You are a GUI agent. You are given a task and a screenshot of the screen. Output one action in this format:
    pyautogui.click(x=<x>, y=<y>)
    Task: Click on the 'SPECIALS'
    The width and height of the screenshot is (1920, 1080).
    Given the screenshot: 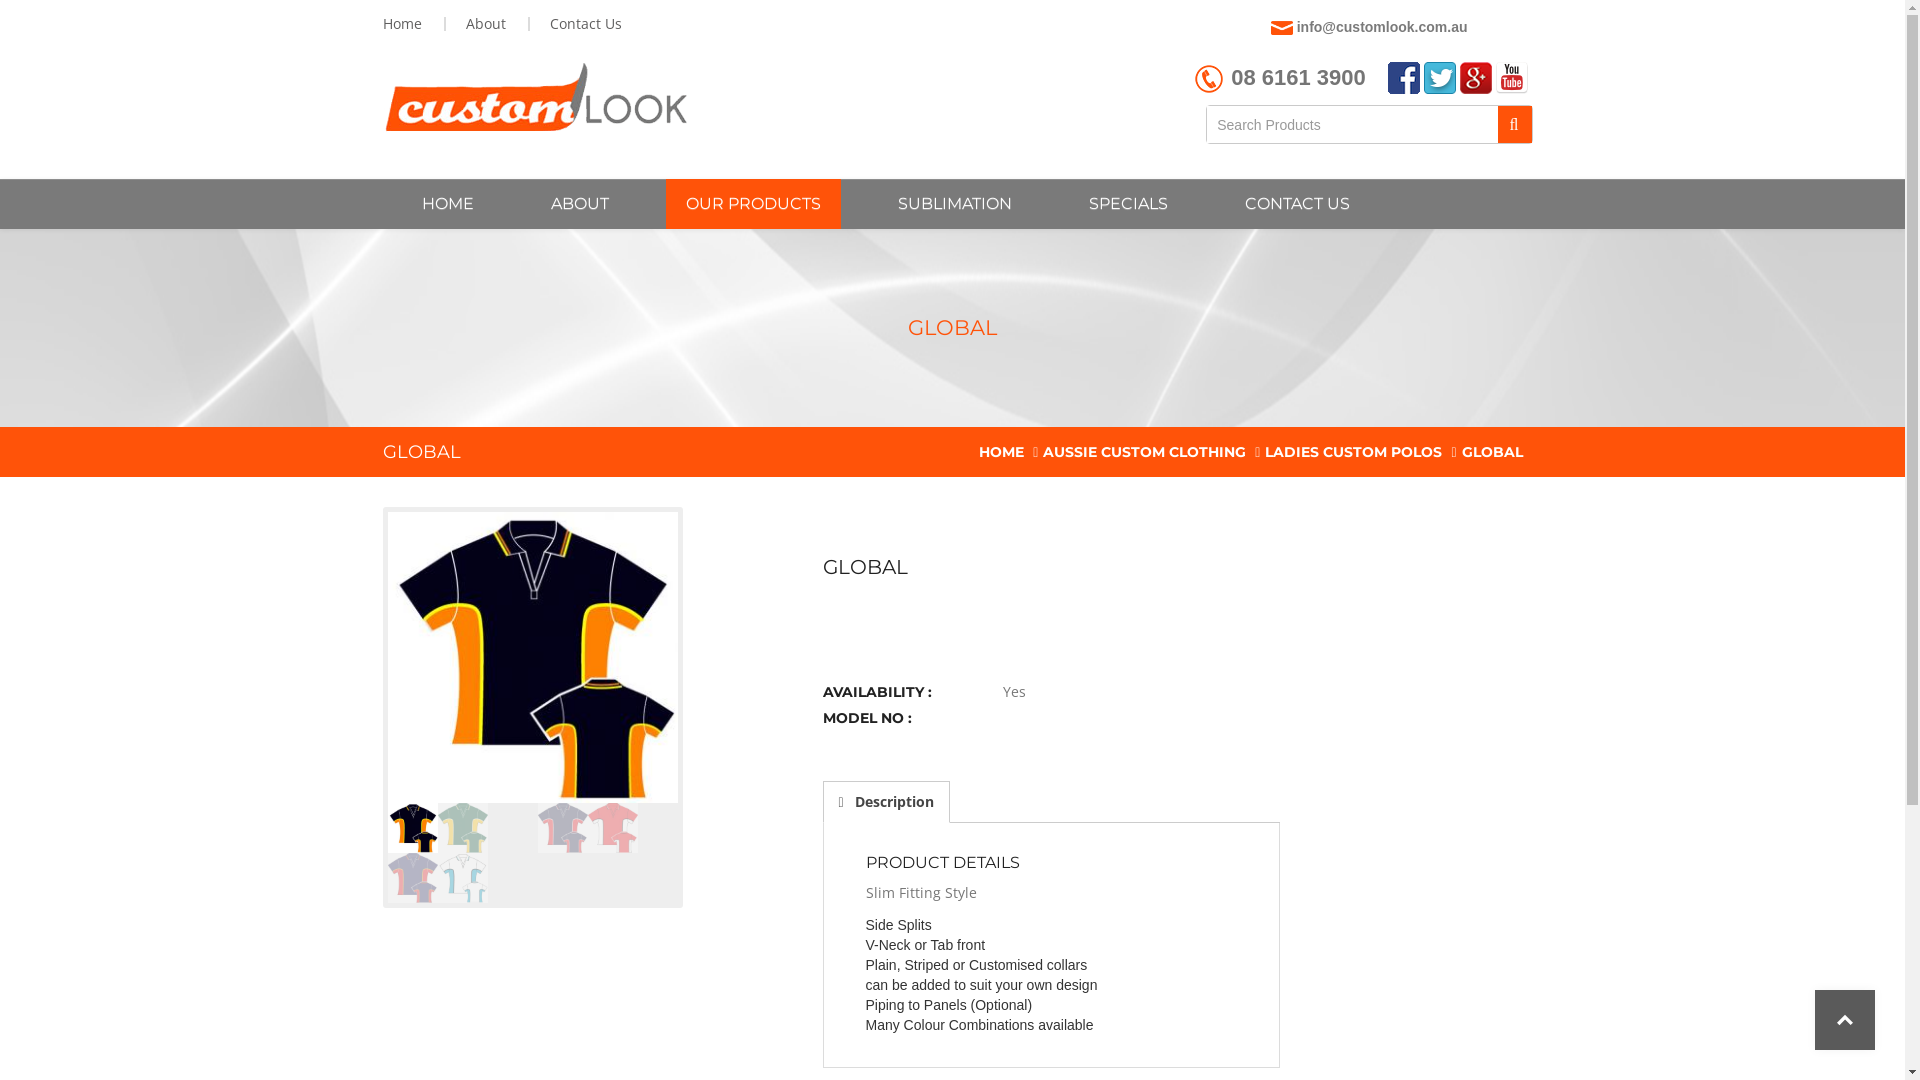 What is the action you would take?
    pyautogui.click(x=1127, y=204)
    